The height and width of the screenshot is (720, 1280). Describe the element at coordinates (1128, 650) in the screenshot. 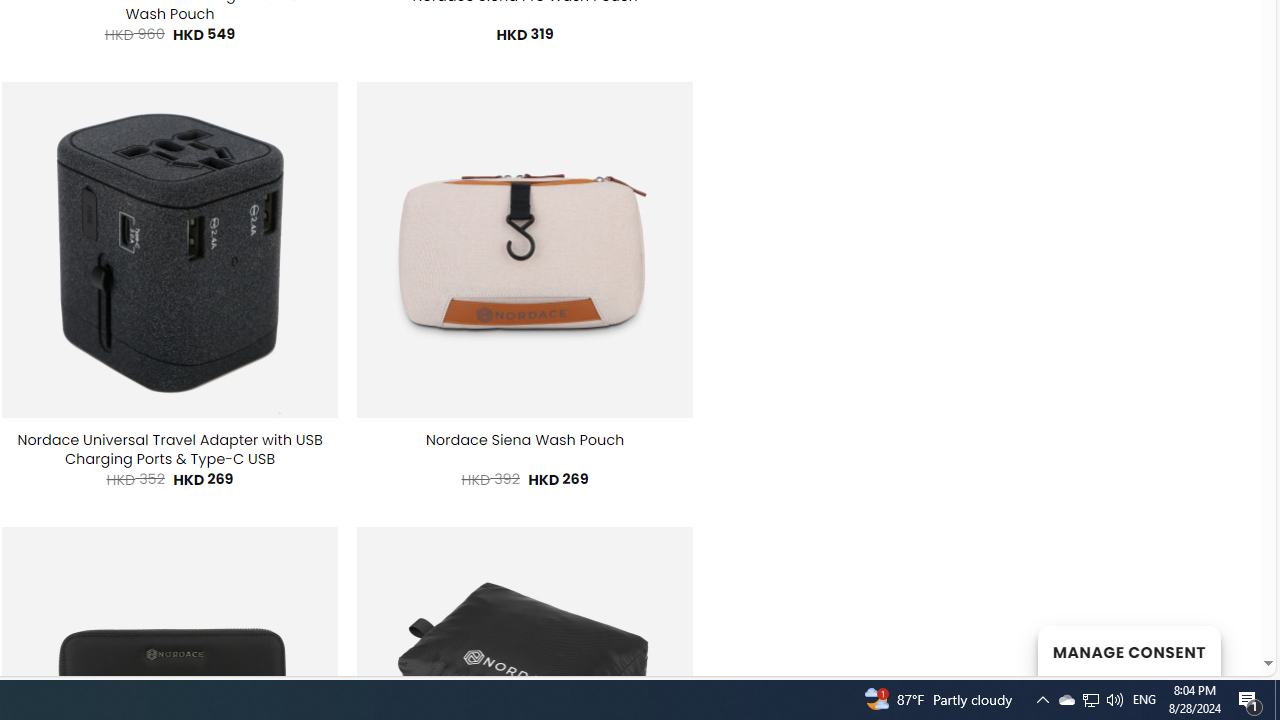

I see `'MANAGE CONSENT'` at that location.